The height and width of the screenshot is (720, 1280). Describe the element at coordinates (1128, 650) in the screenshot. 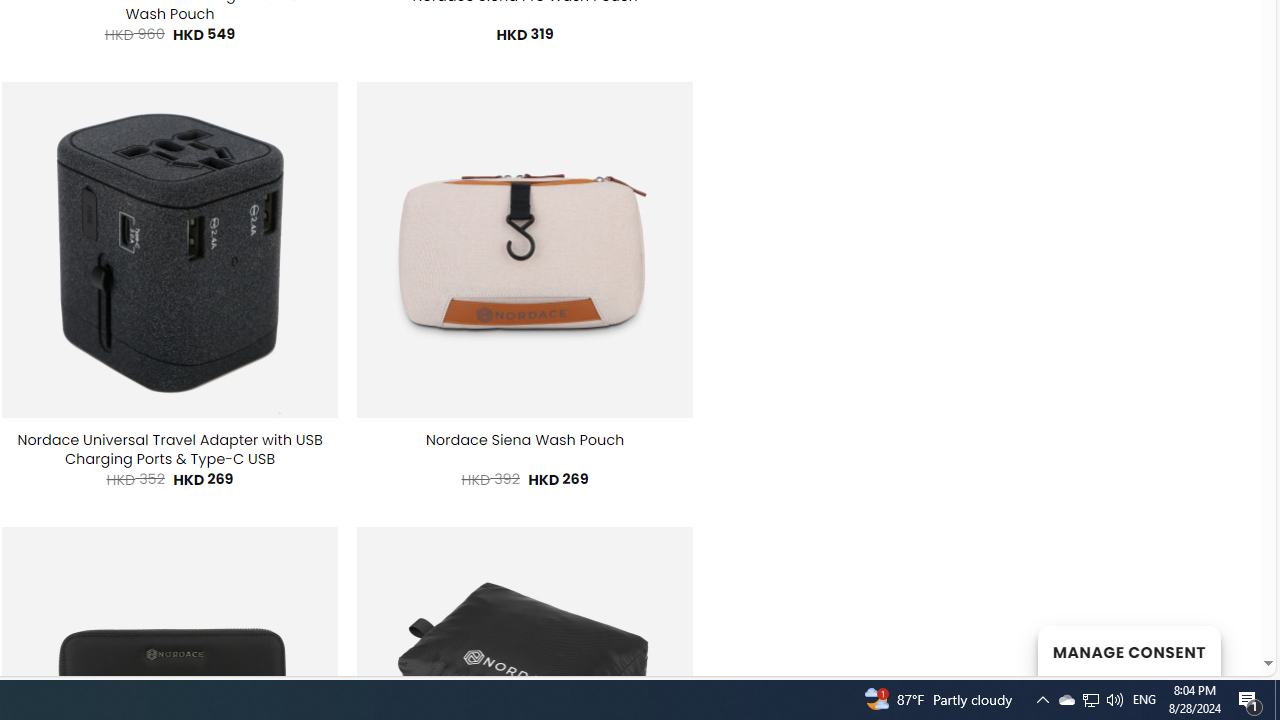

I see `'MANAGE CONSENT'` at that location.